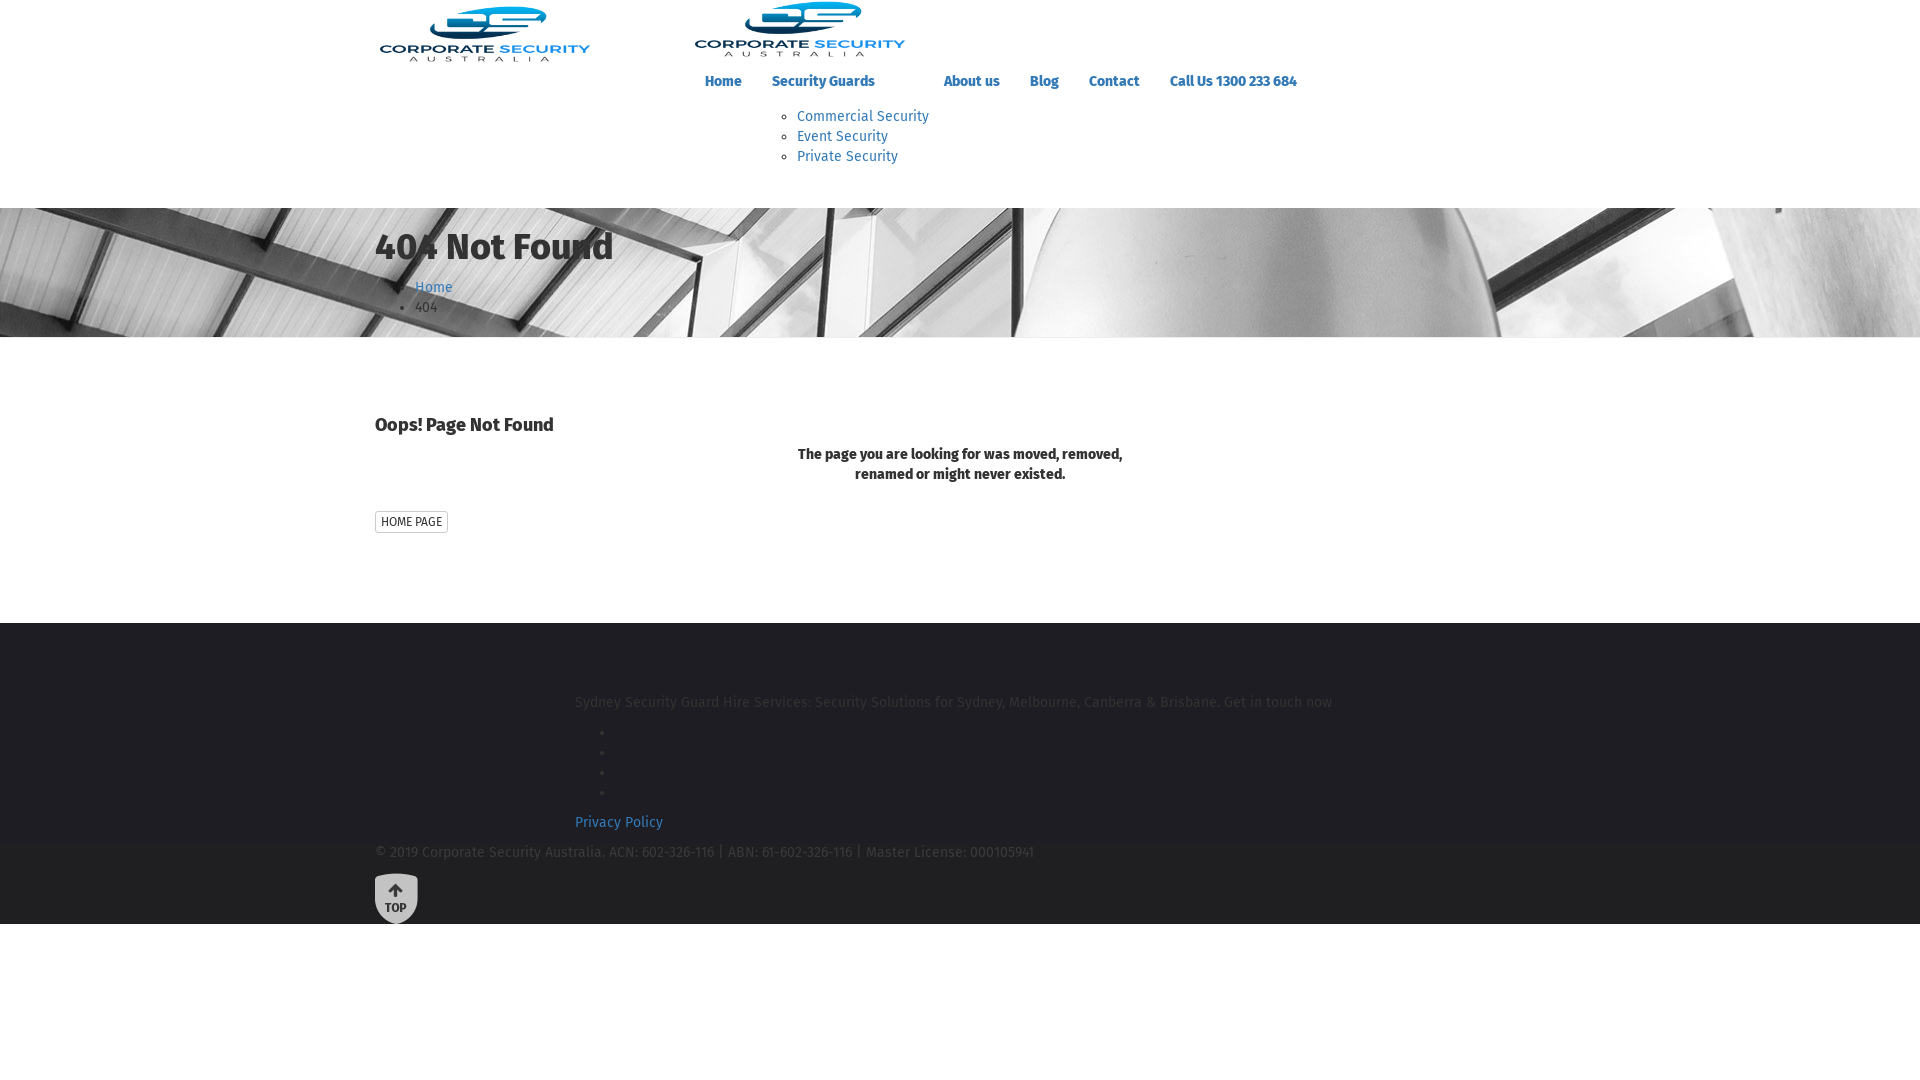 The image size is (1920, 1080). I want to click on 'Blog', so click(1014, 80).